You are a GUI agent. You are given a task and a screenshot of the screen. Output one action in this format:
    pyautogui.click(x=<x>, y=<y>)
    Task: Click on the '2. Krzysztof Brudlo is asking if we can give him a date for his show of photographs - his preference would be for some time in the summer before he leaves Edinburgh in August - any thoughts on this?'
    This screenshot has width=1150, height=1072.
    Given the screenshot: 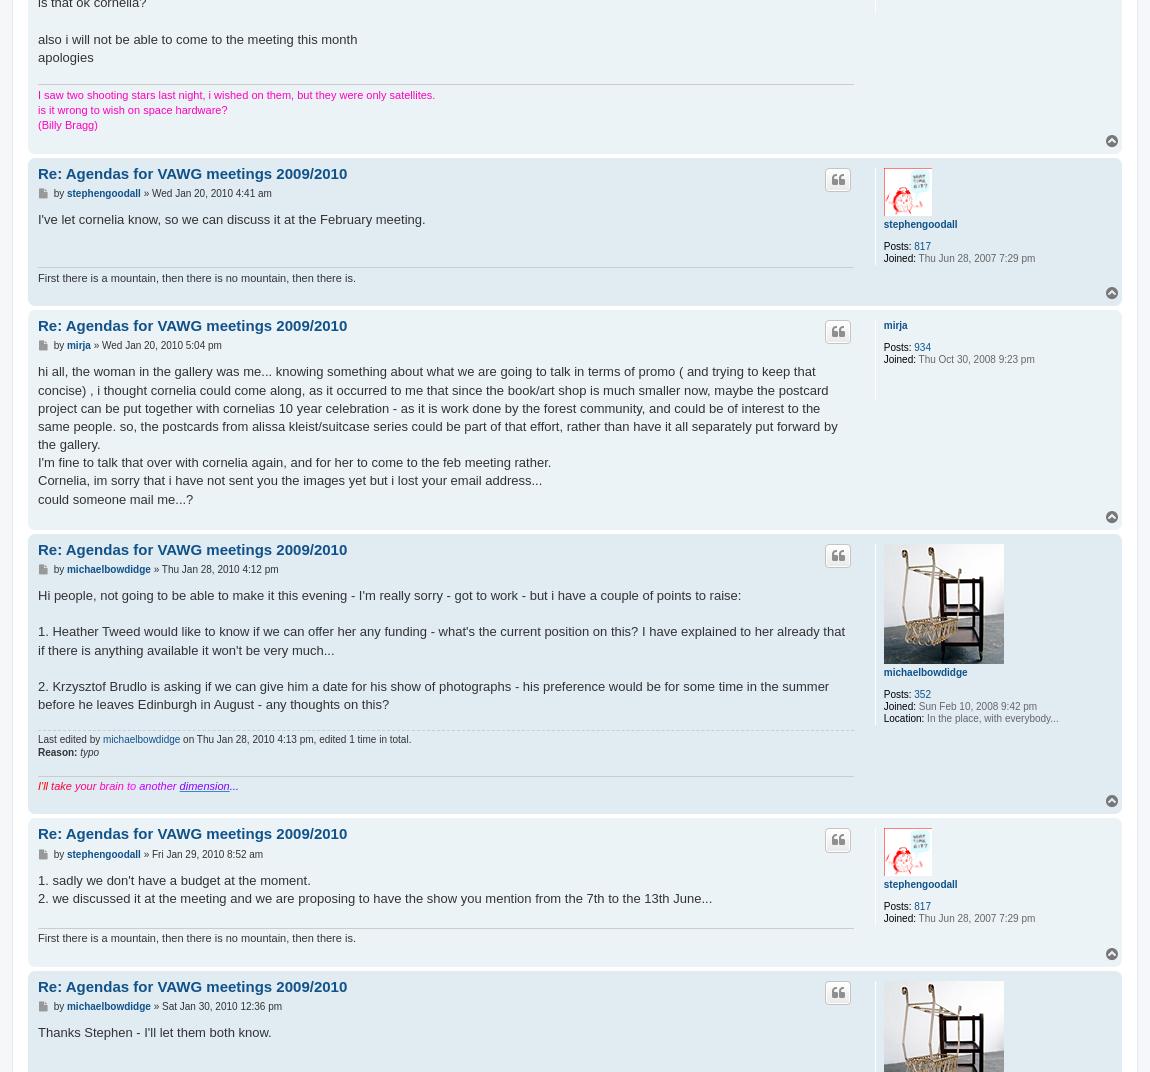 What is the action you would take?
    pyautogui.click(x=433, y=694)
    